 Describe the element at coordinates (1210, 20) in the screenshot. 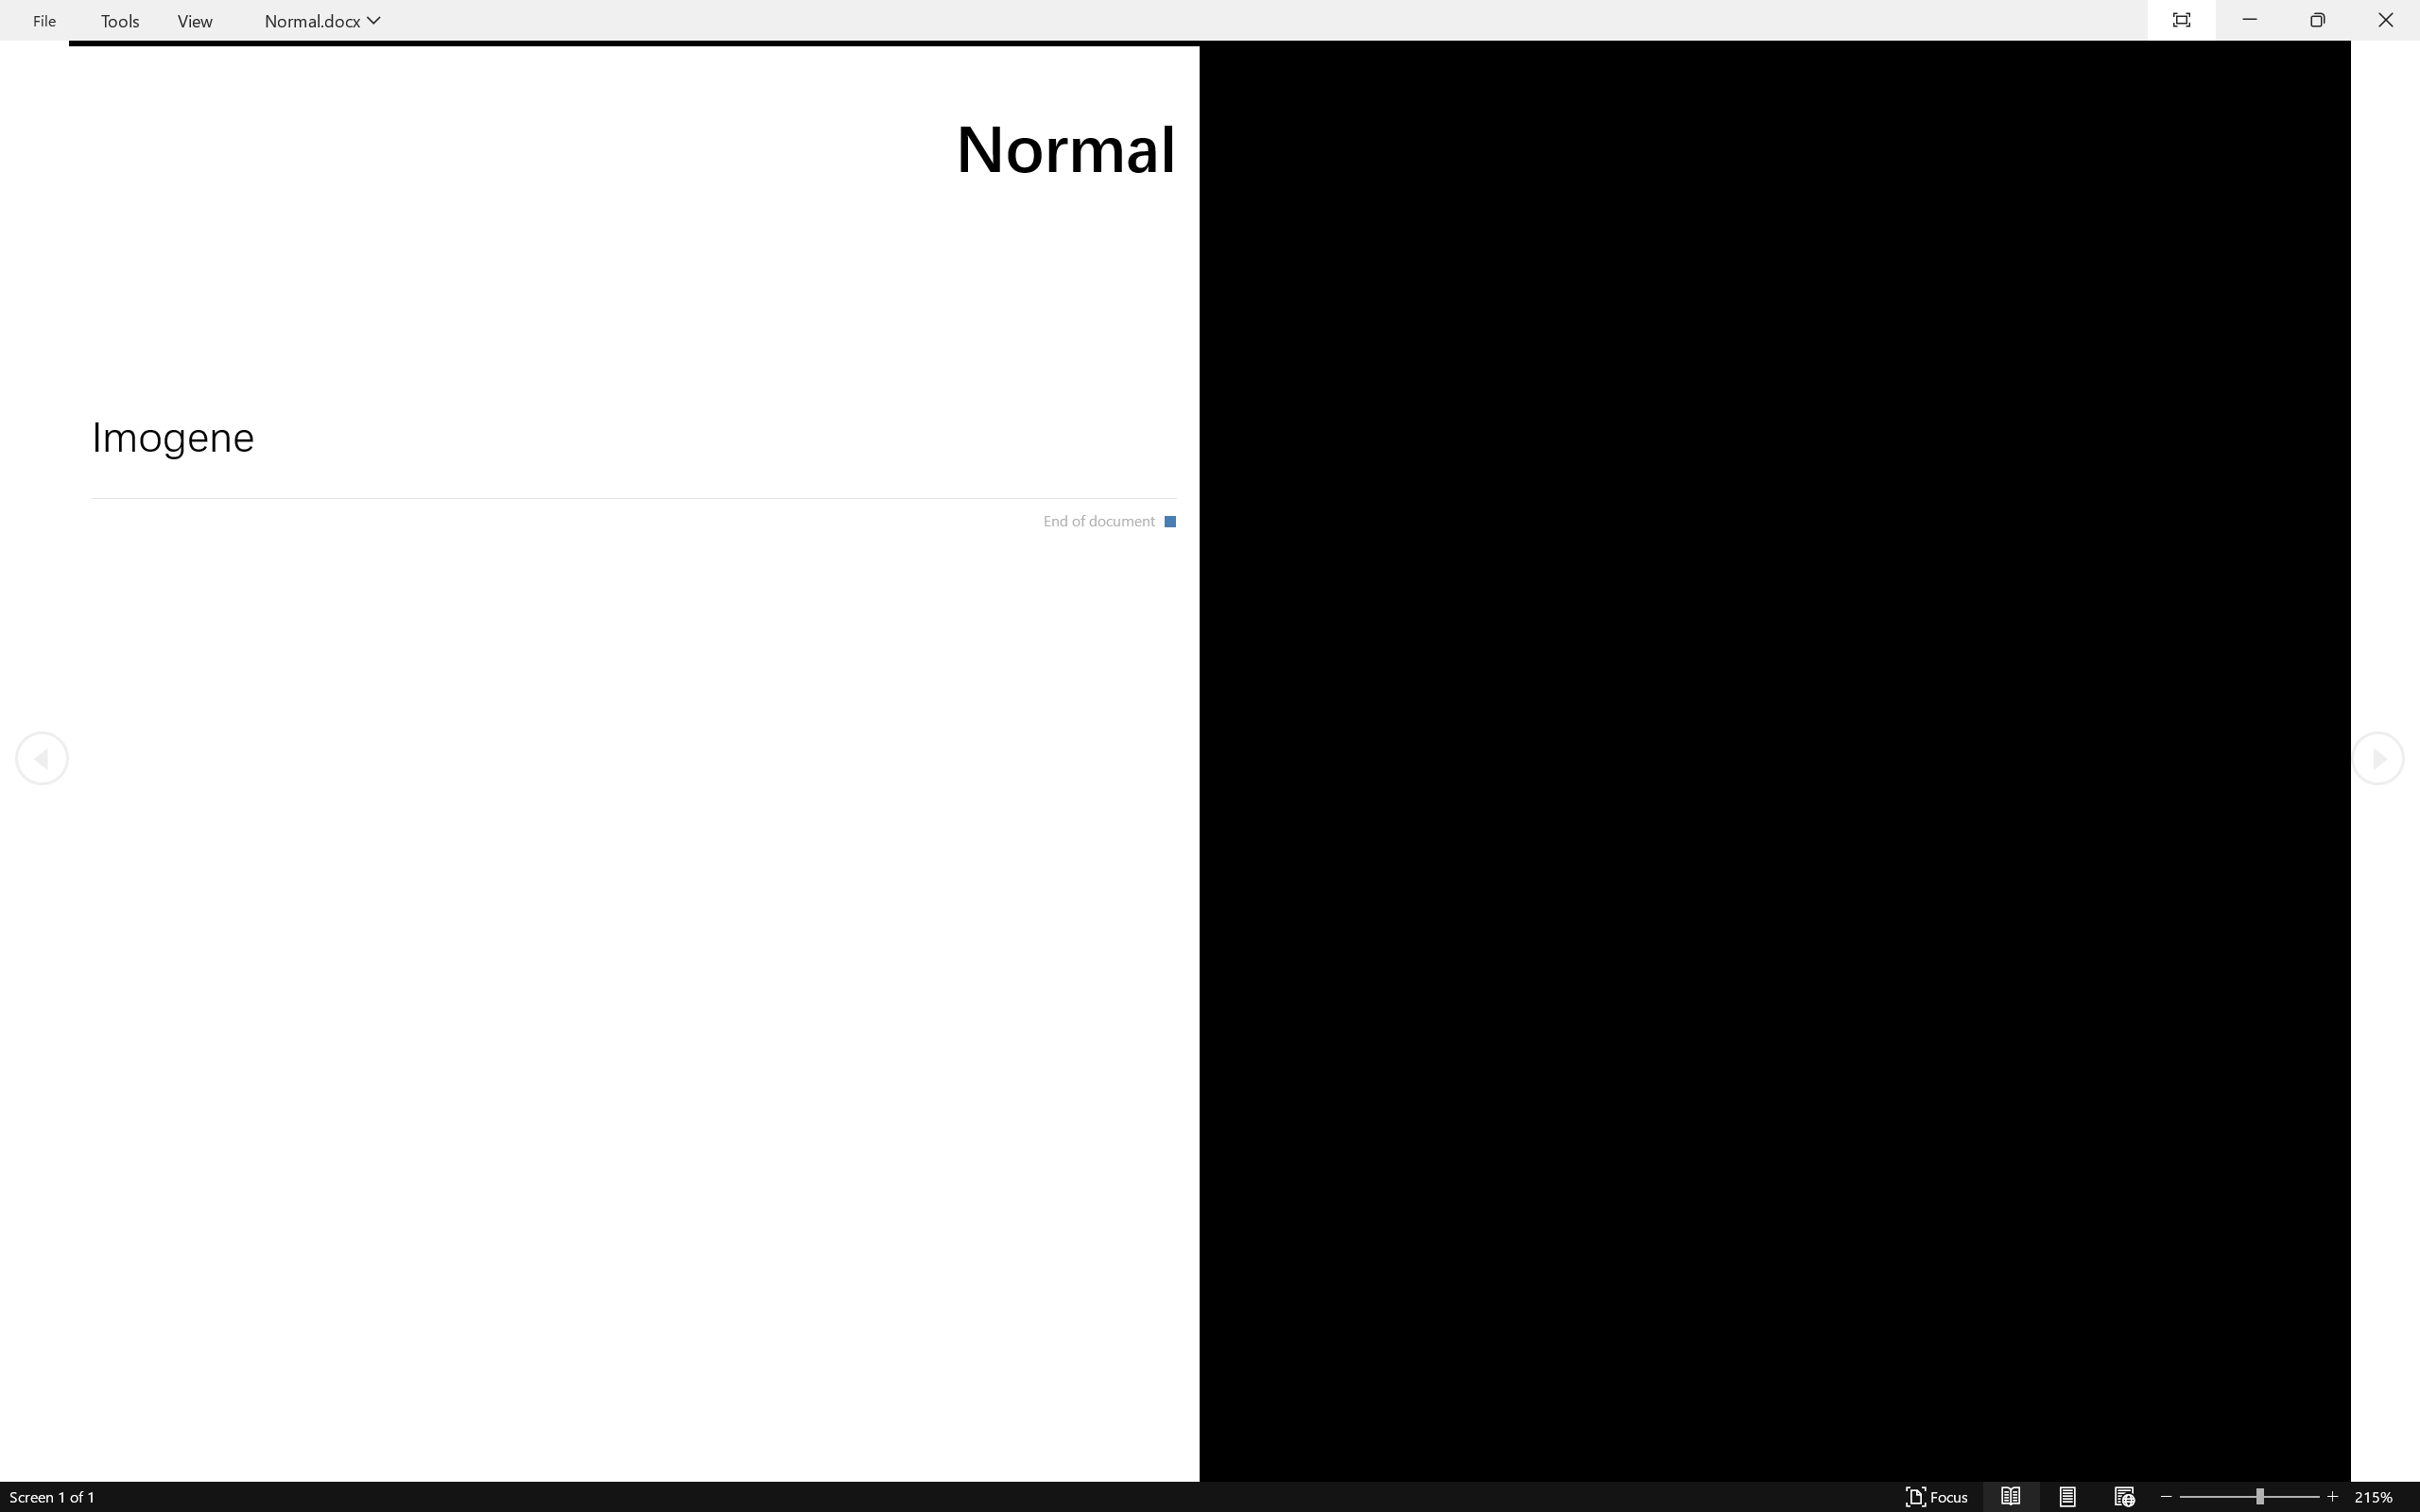

I see `'Class: Net UI Tool Window Layered'` at that location.